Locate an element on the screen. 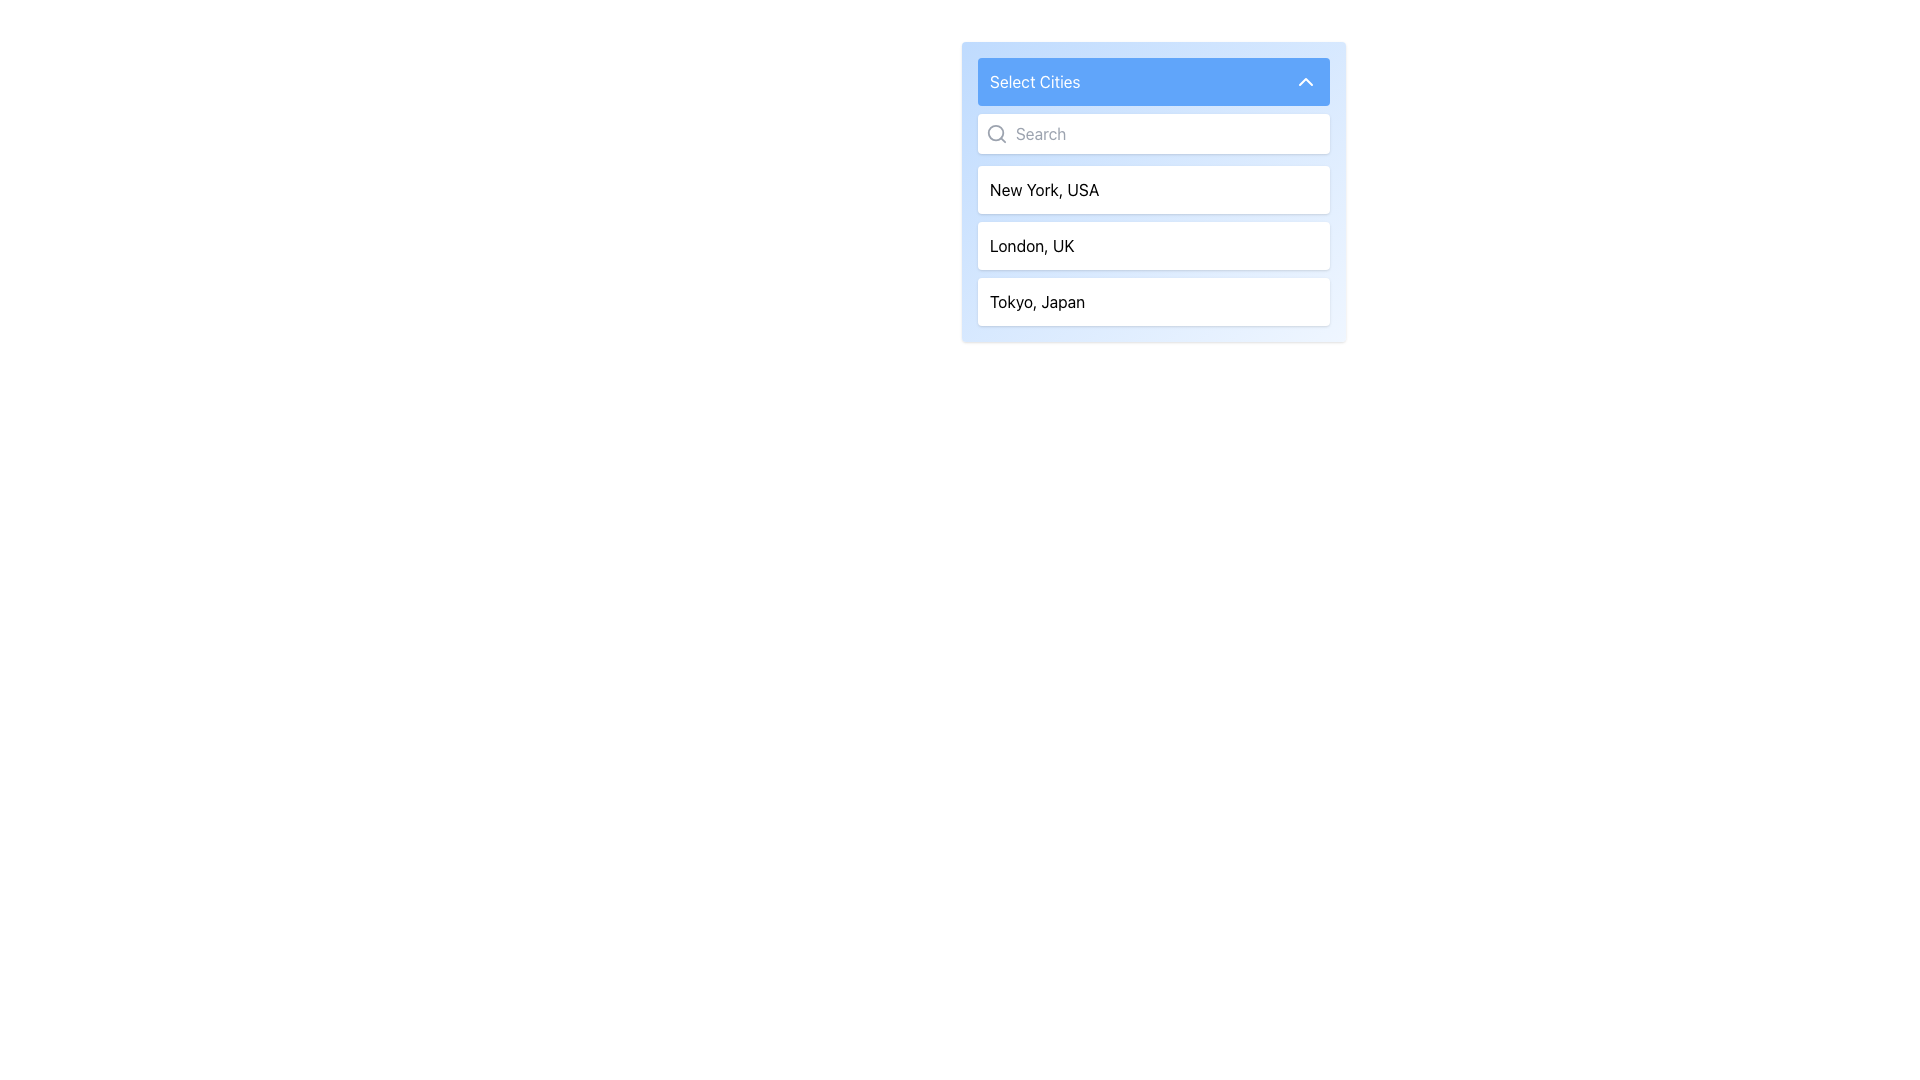  the text element reading 'London, UK', which is the second item in the 'Select Cities' dropdown menu located in the upper-right section of the interface is located at coordinates (1032, 245).